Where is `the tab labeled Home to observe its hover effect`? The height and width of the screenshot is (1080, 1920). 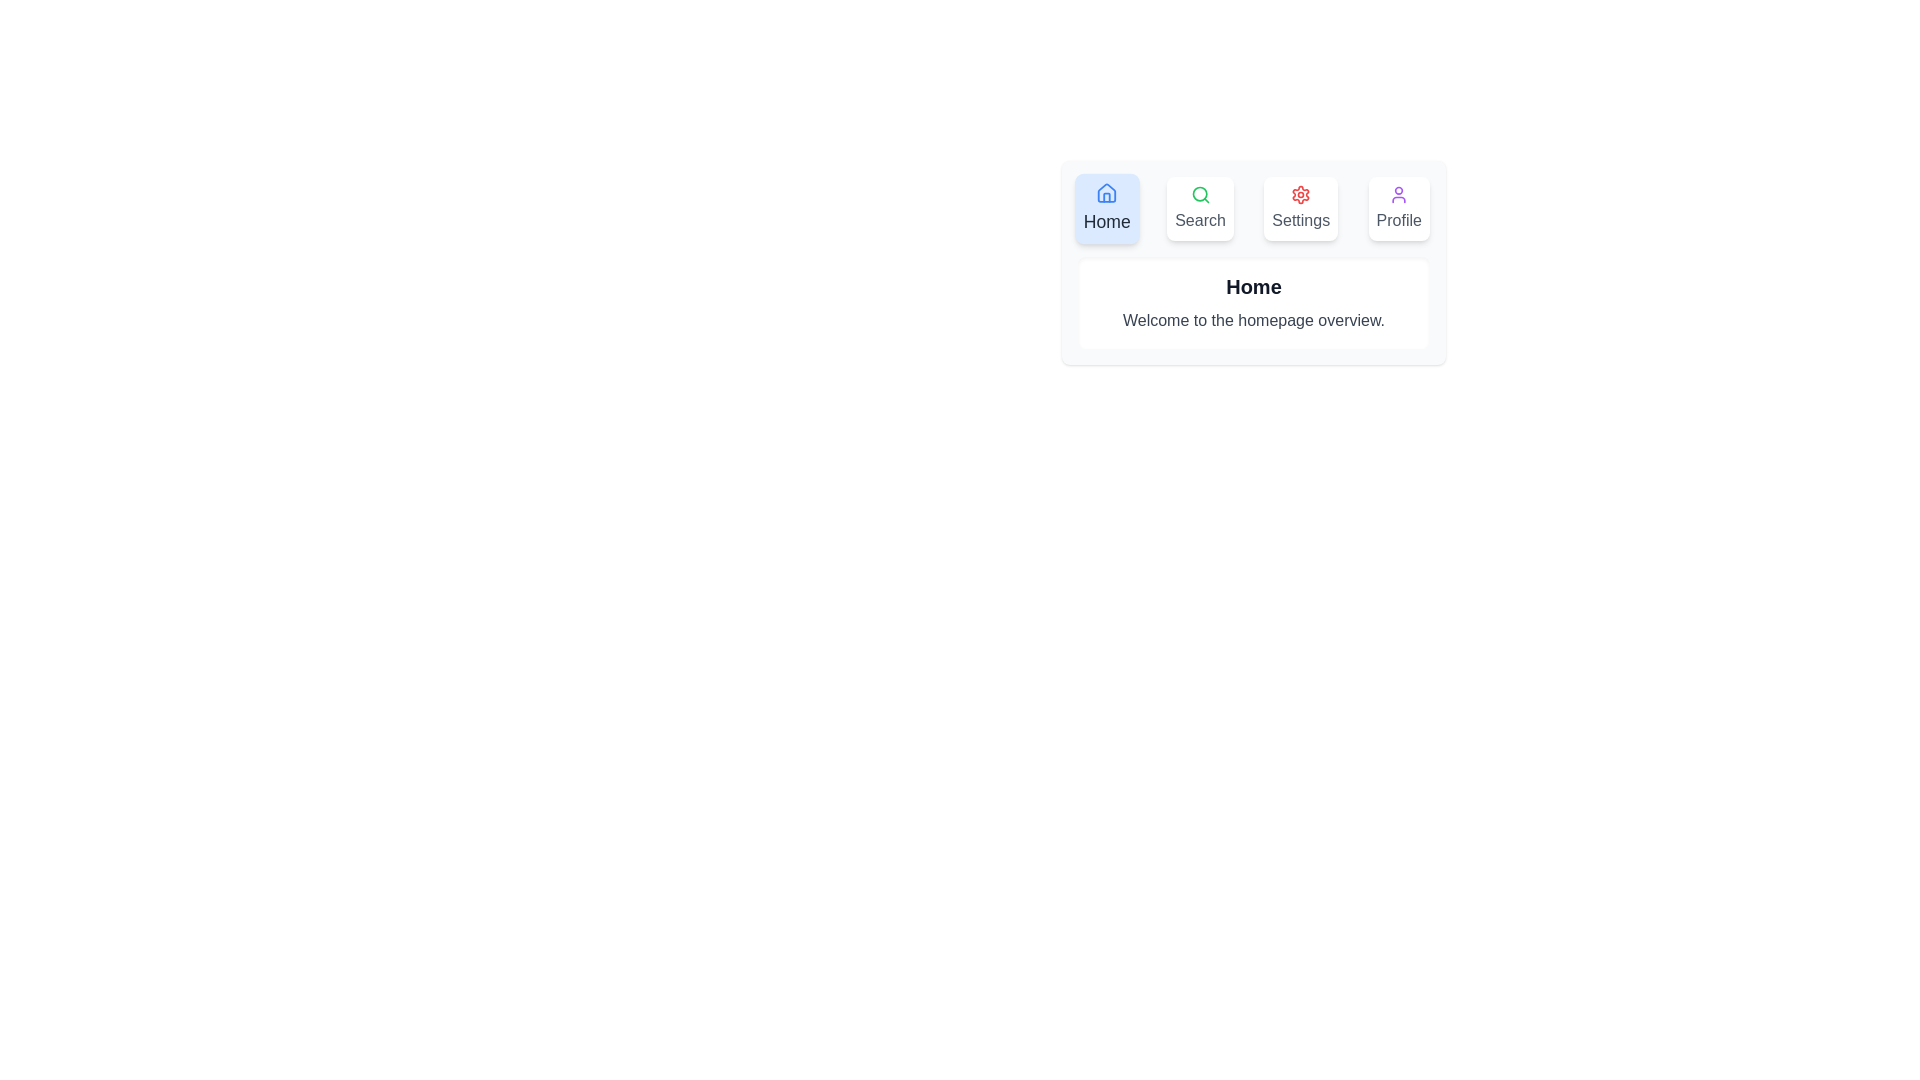
the tab labeled Home to observe its hover effect is located at coordinates (1106, 208).